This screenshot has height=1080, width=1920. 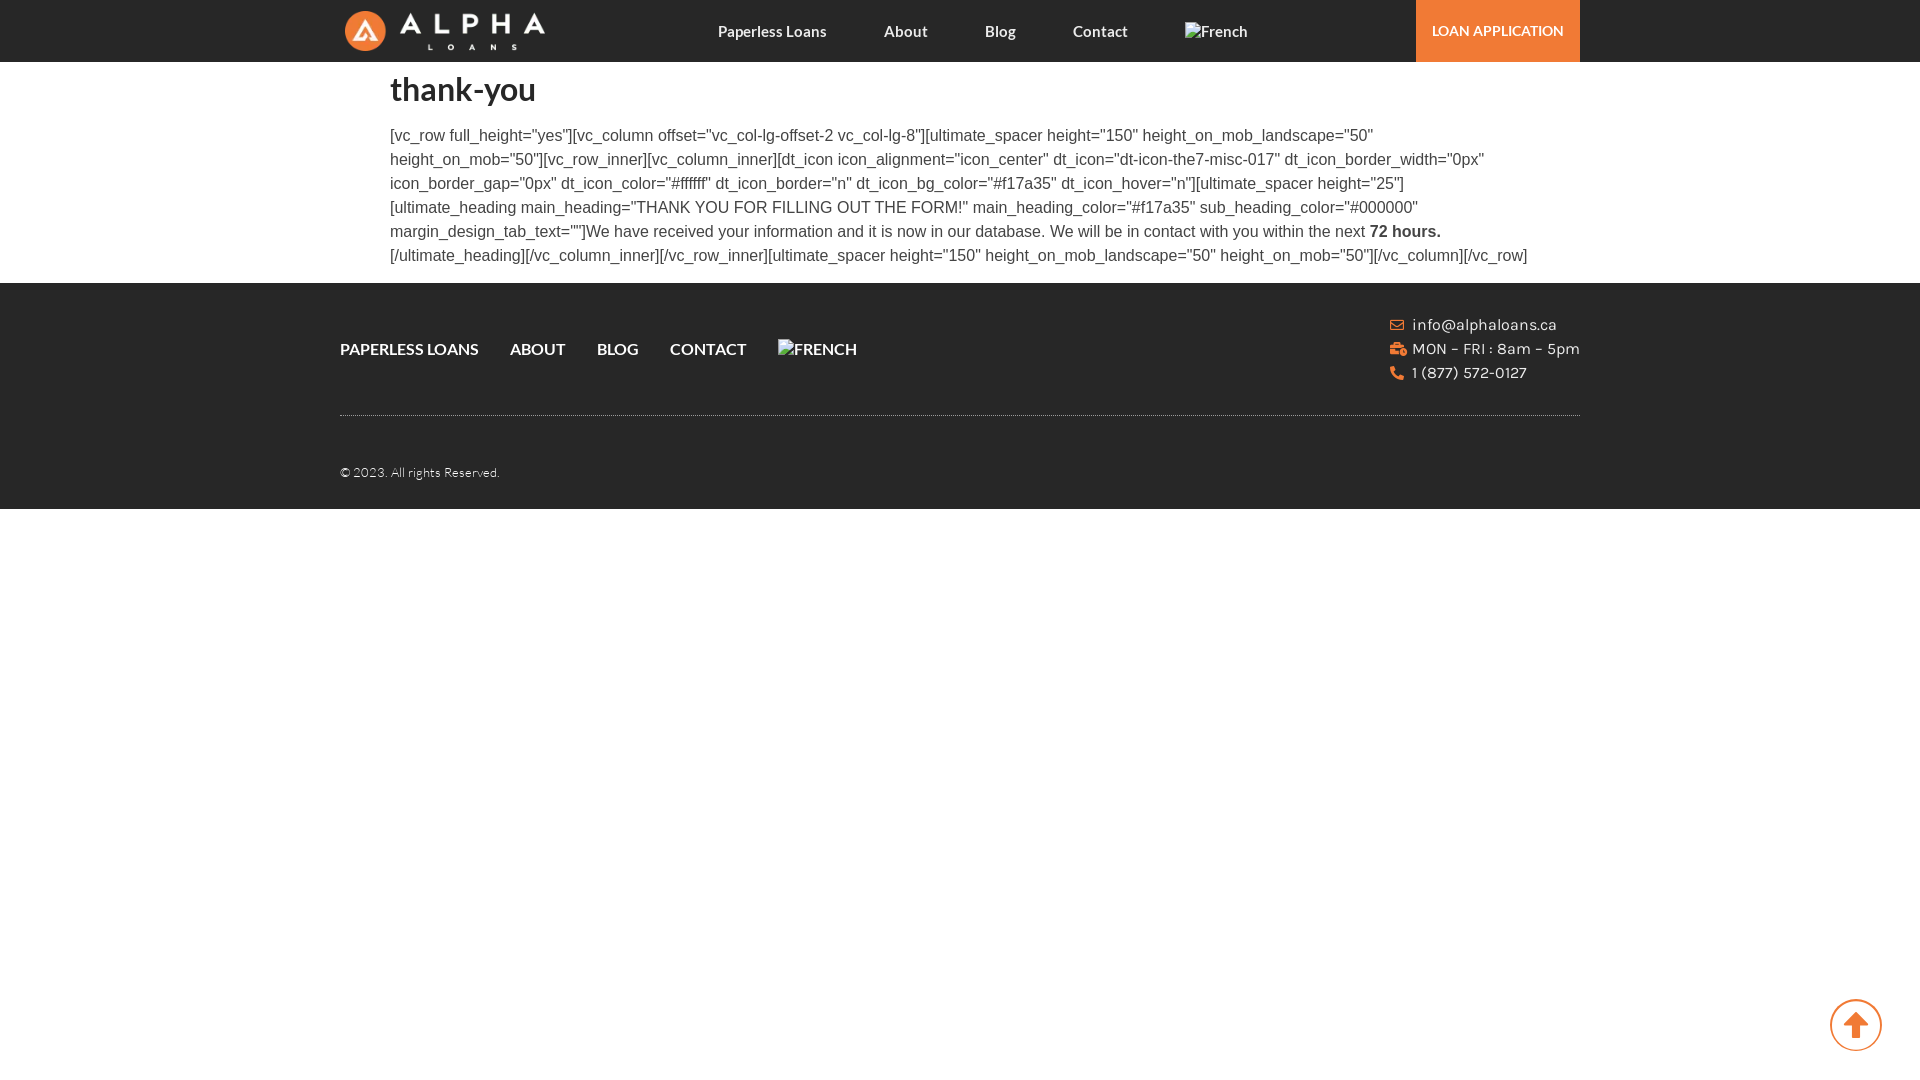 I want to click on 'LOAN APPLICATION', so click(x=1497, y=30).